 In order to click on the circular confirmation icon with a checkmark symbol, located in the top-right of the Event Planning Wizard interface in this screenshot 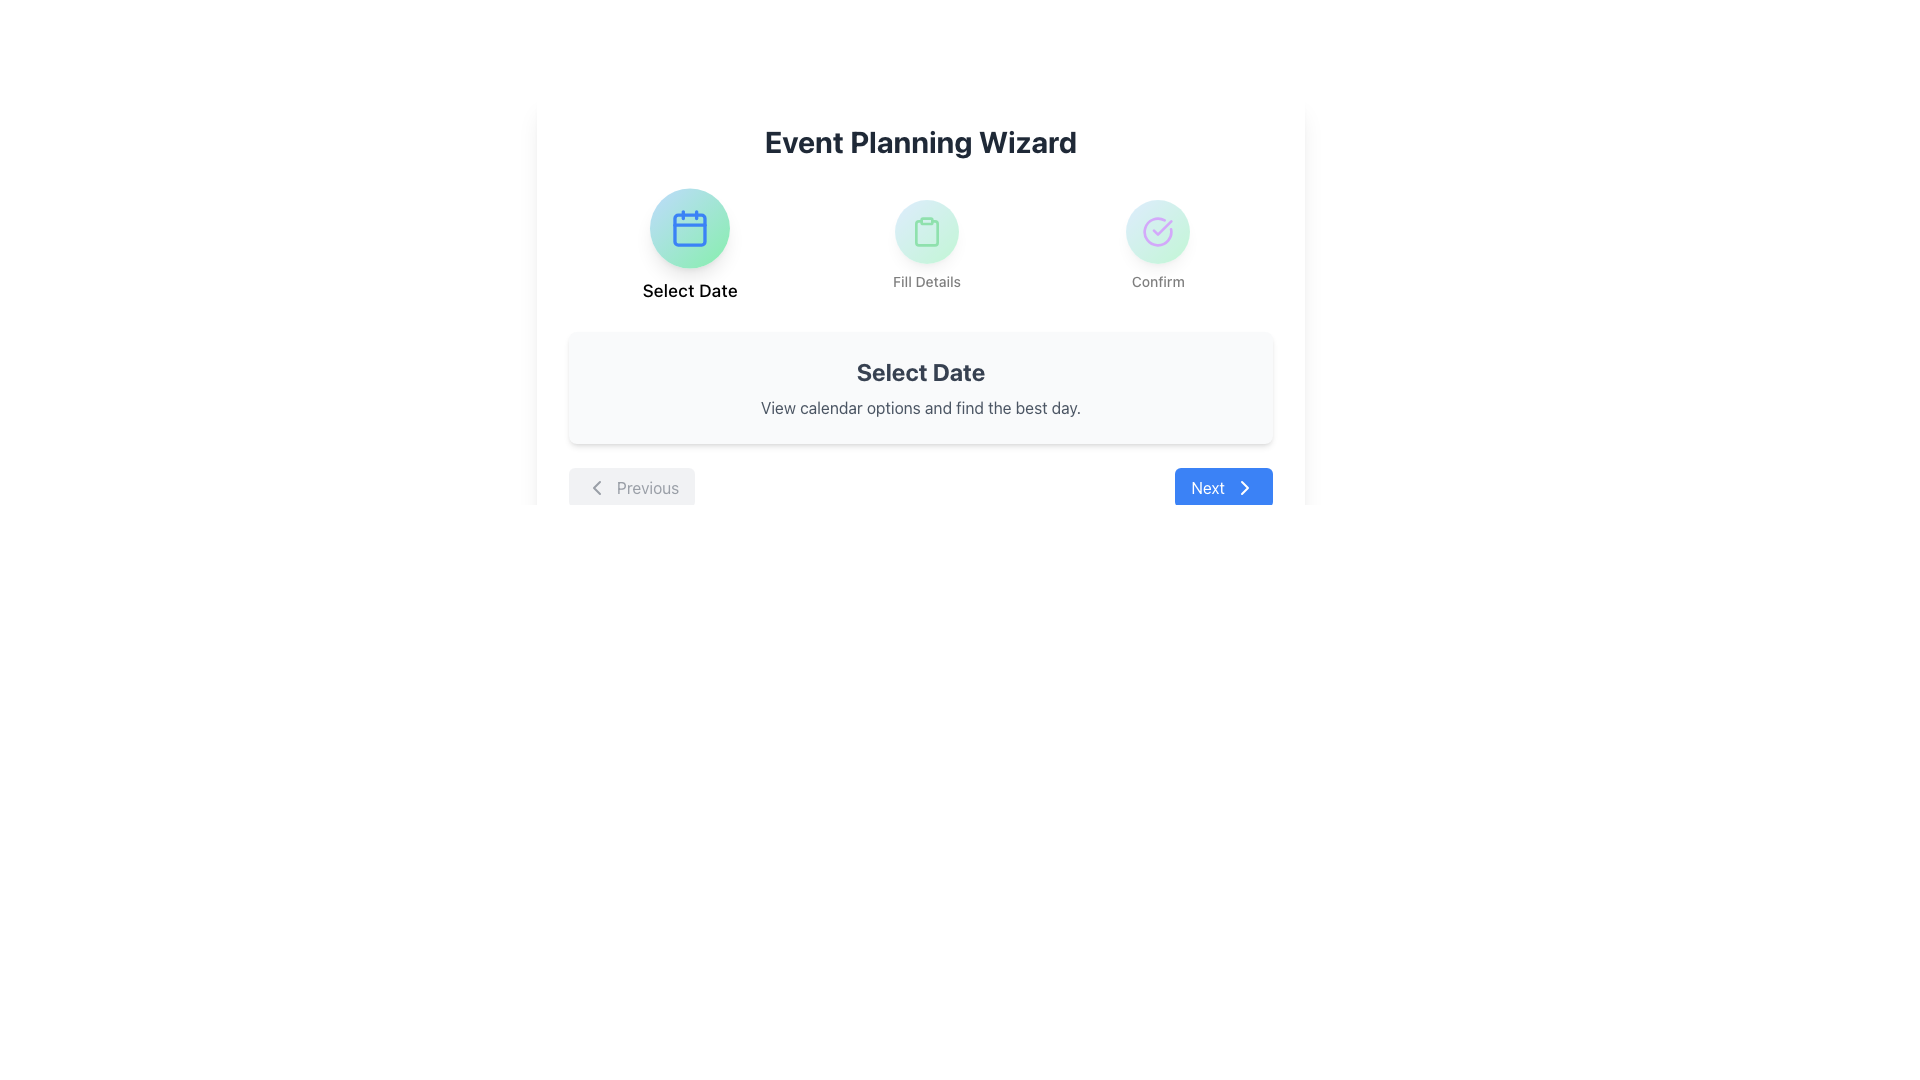, I will do `click(1158, 230)`.